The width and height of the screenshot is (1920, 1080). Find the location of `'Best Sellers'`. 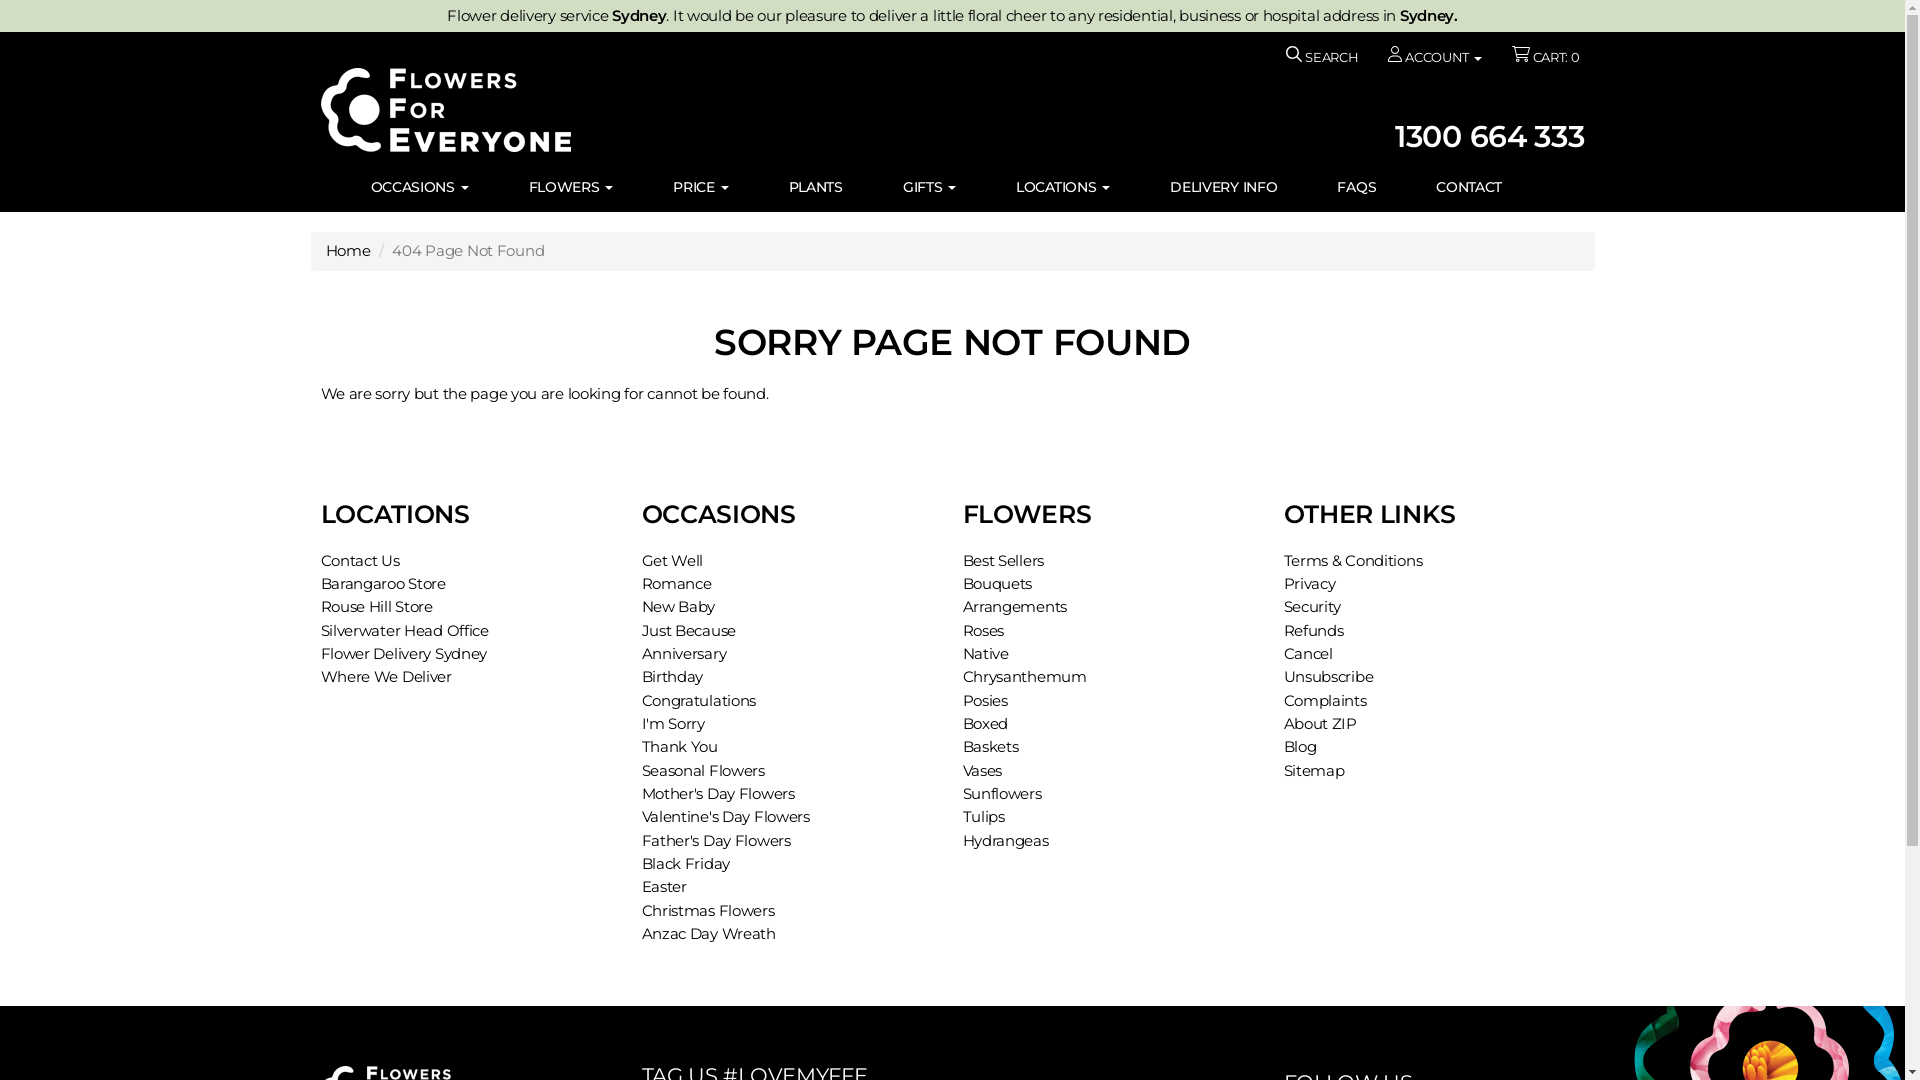

'Best Sellers' is located at coordinates (1003, 560).